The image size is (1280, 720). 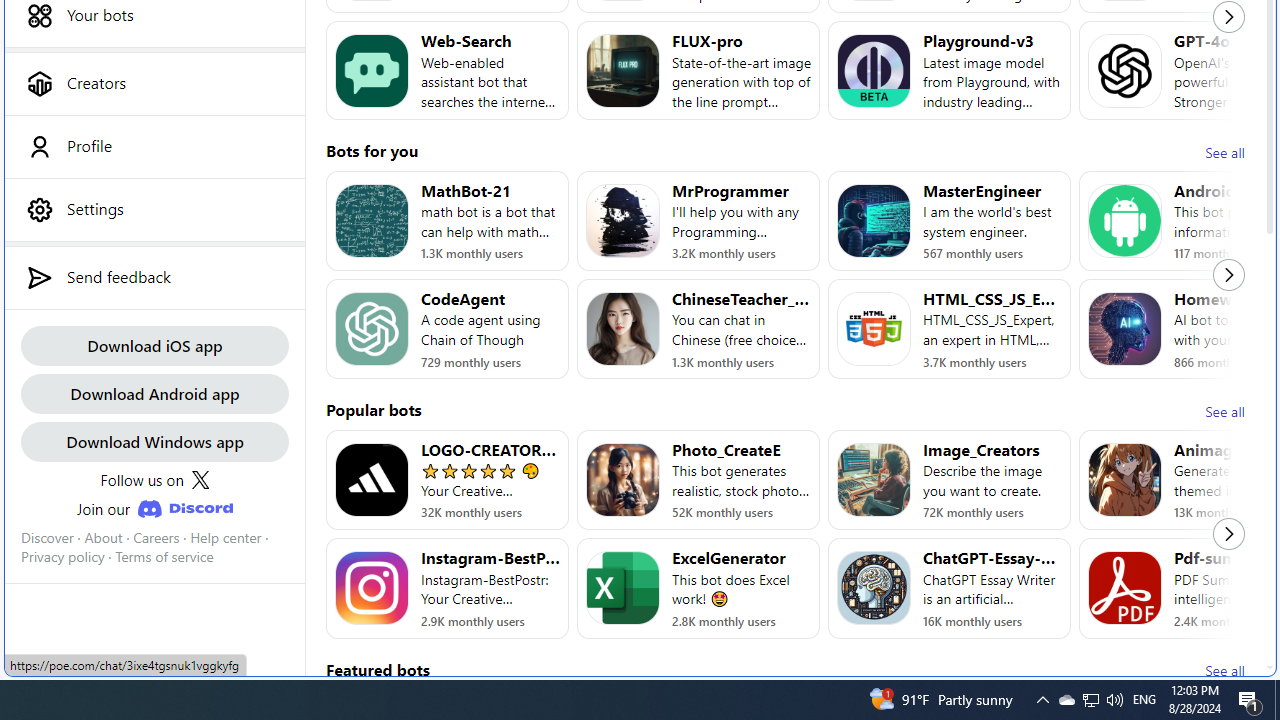 What do you see at coordinates (622, 220) in the screenshot?
I see `'Bot image for MrProgrammer'` at bounding box center [622, 220].